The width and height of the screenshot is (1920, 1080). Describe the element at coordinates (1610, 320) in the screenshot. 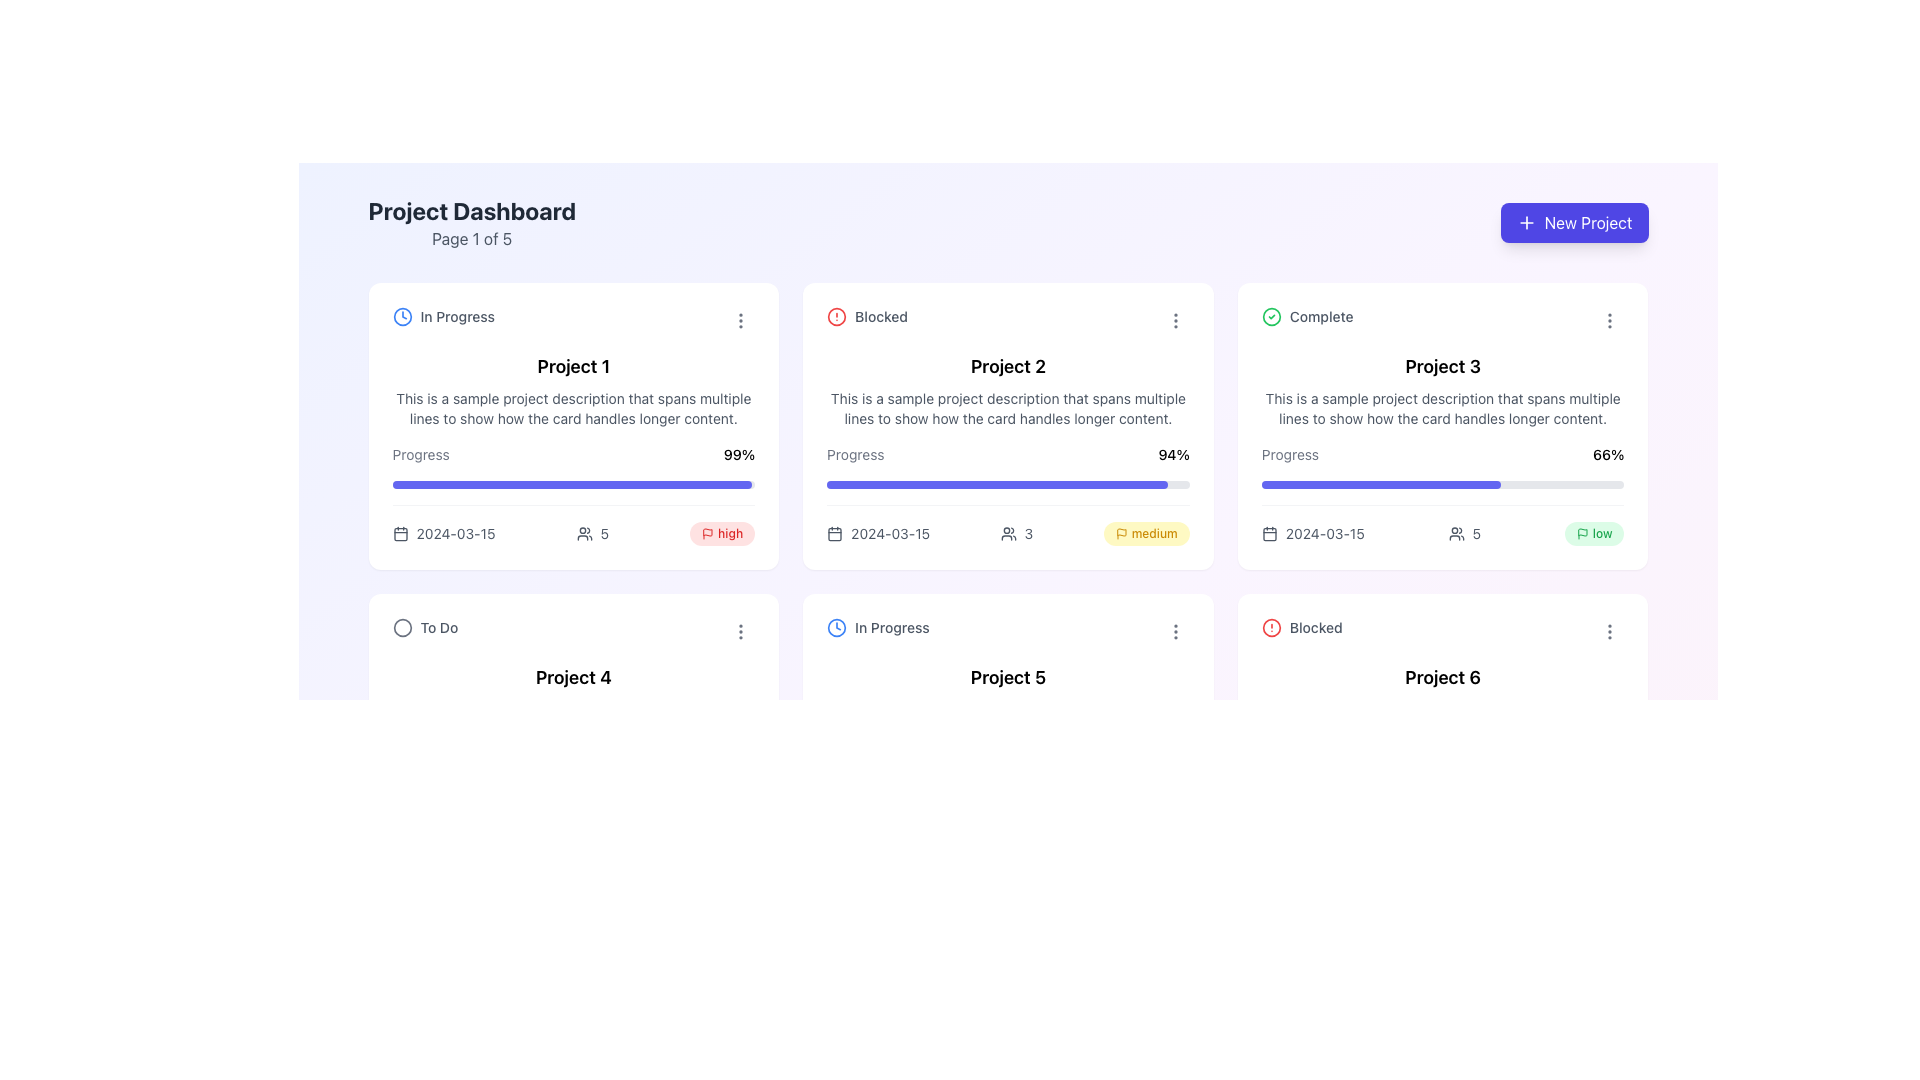

I see `the interactive icon located in the top-right corner of the 'Project 3' card` at that location.